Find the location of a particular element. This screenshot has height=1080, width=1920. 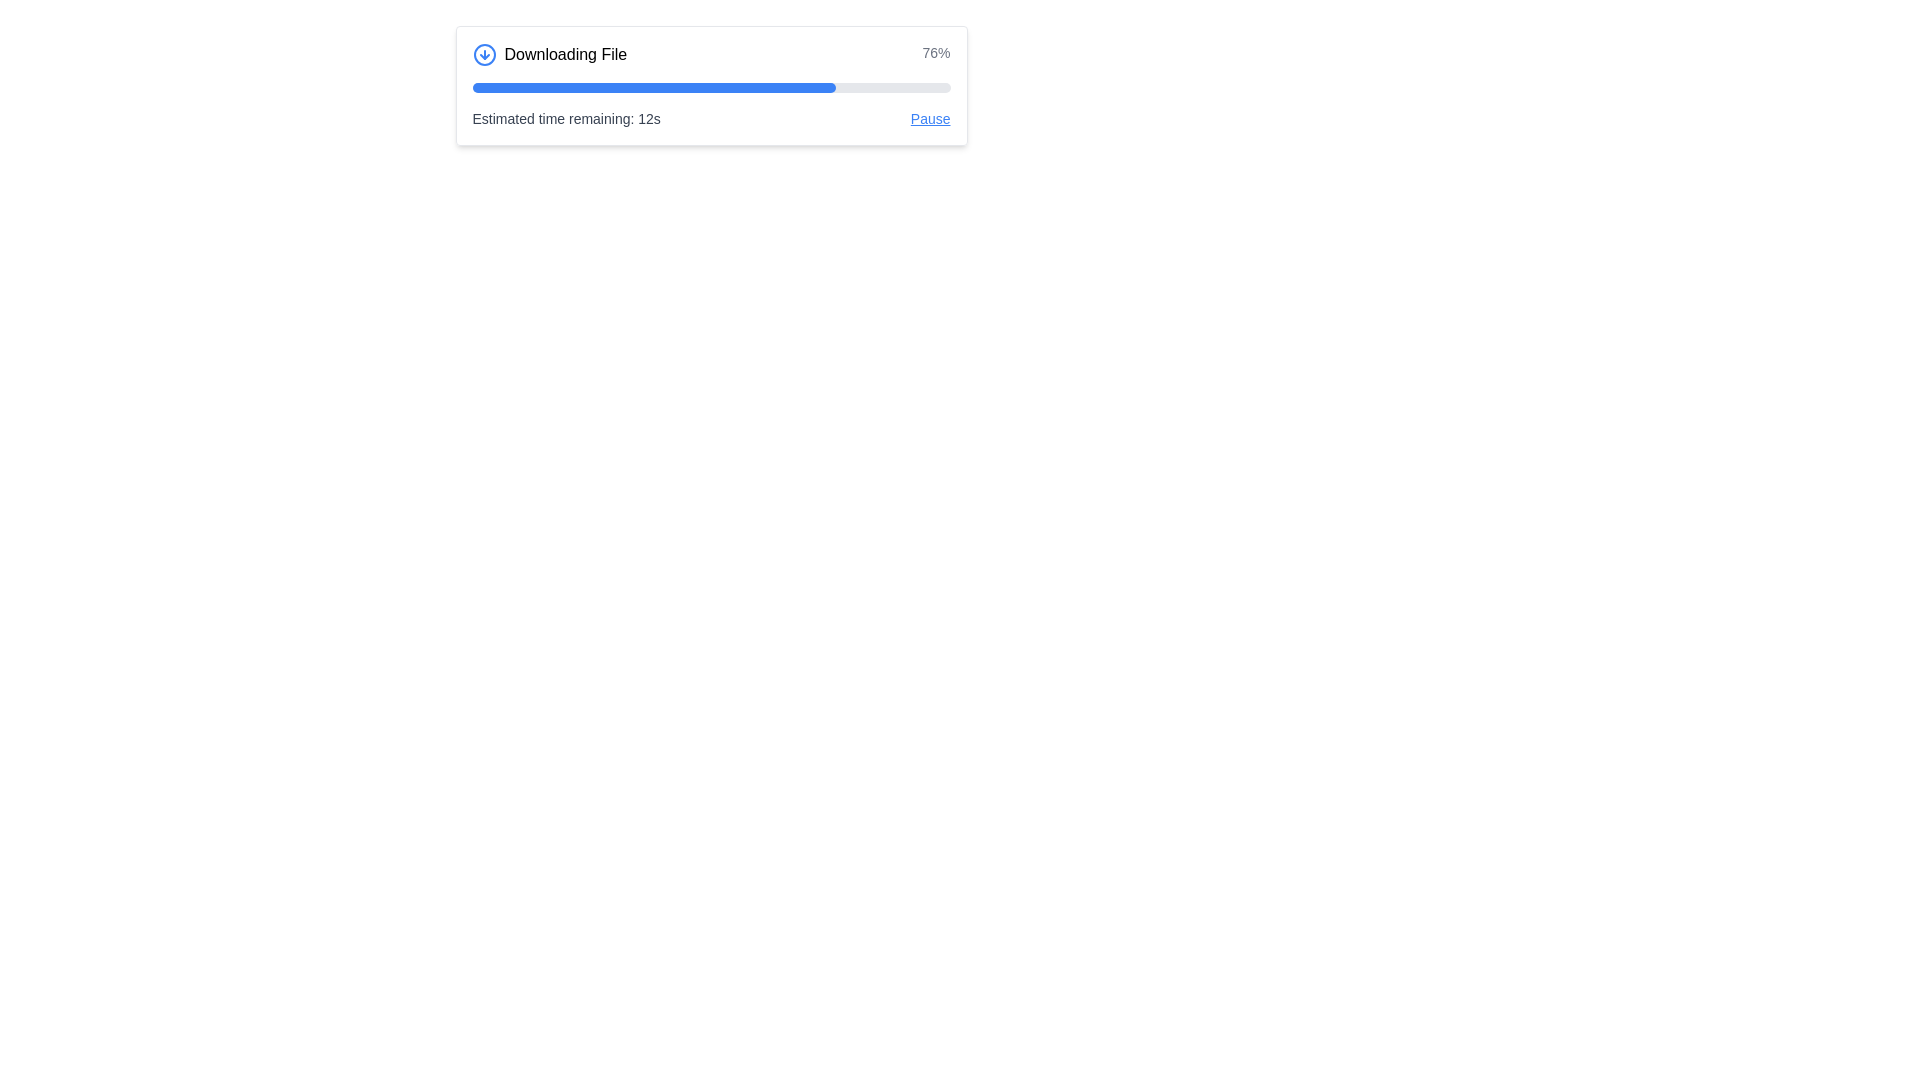

the text link labeled 'Pause', which is styled in blue and underlined, located to the right of the text 'Estimated time remaining: 12s' in the bottom-right corner of a progress box is located at coordinates (929, 119).